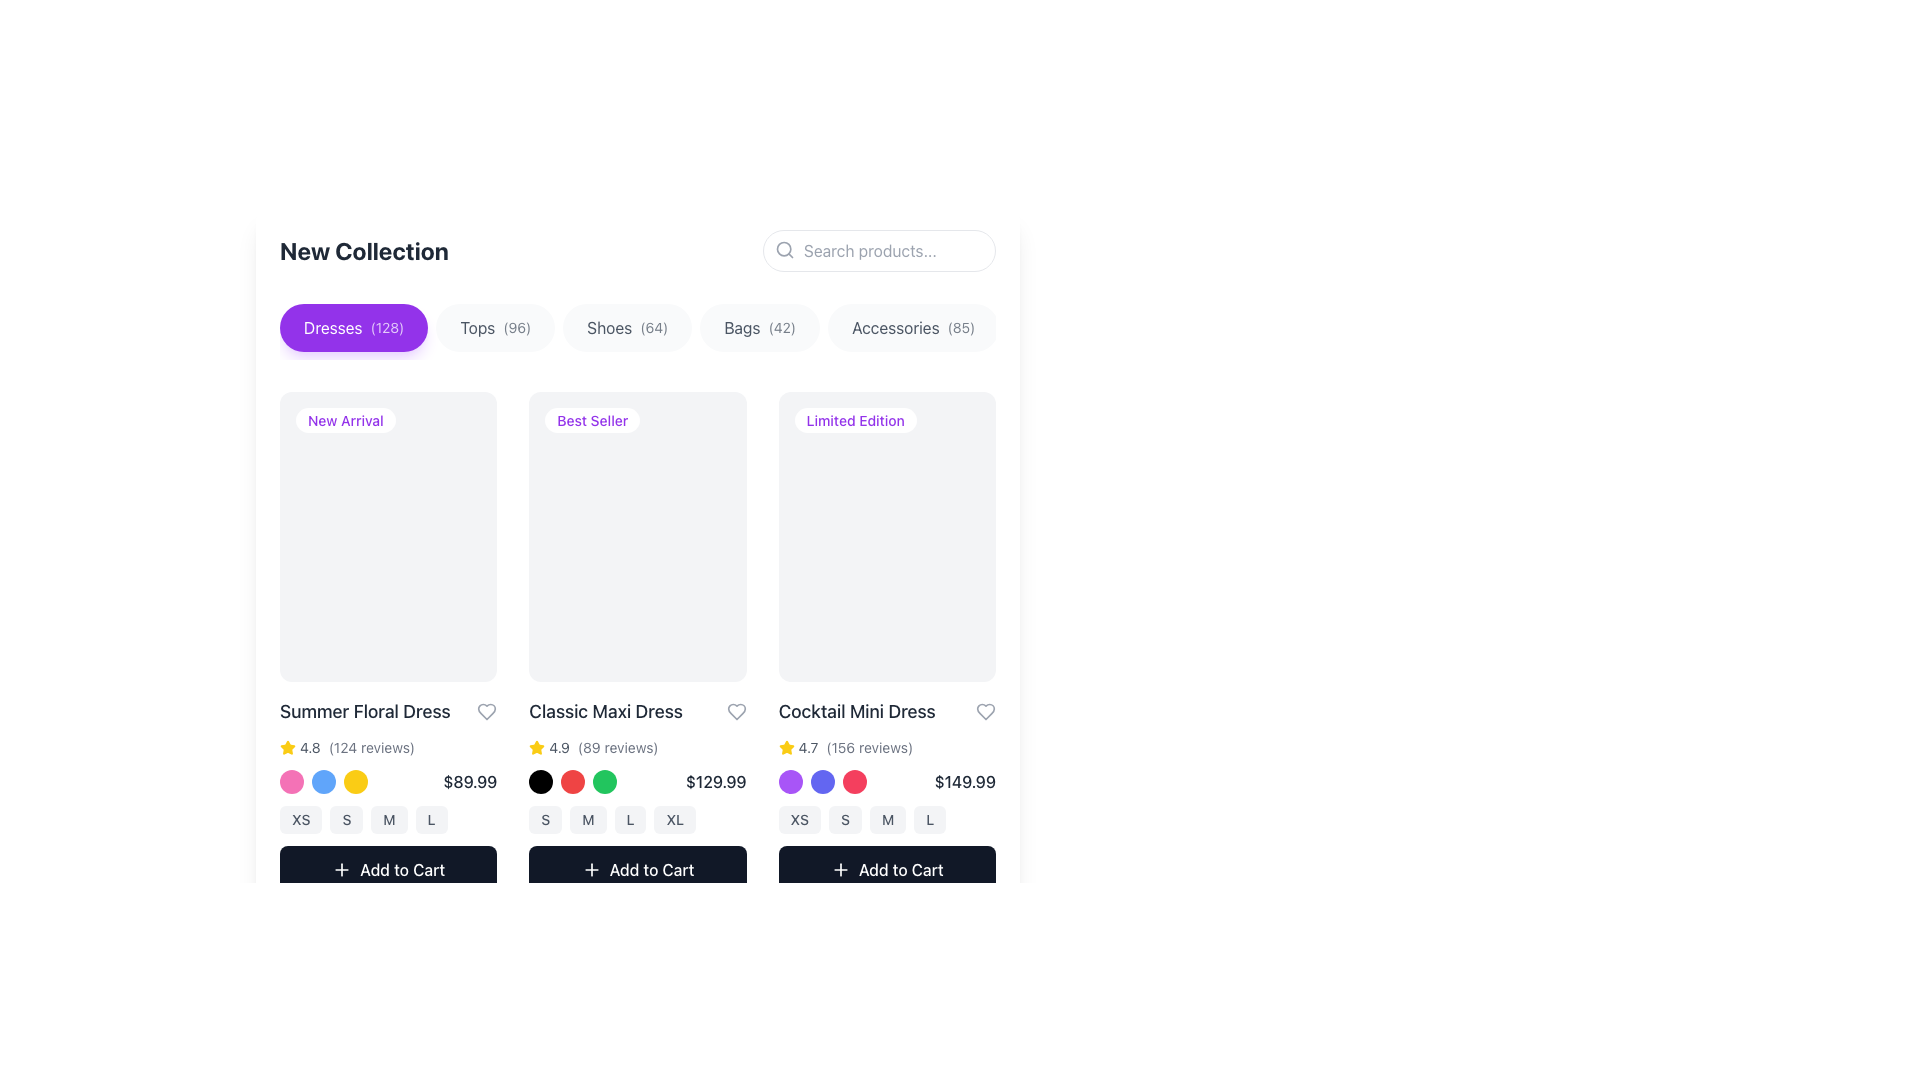 Image resolution: width=1920 pixels, height=1080 pixels. Describe the element at coordinates (822, 780) in the screenshot. I see `the color selection option located under the 'Cocktail Mini Dress' section, which is the second element from the left among the horizontally aligned options` at that location.